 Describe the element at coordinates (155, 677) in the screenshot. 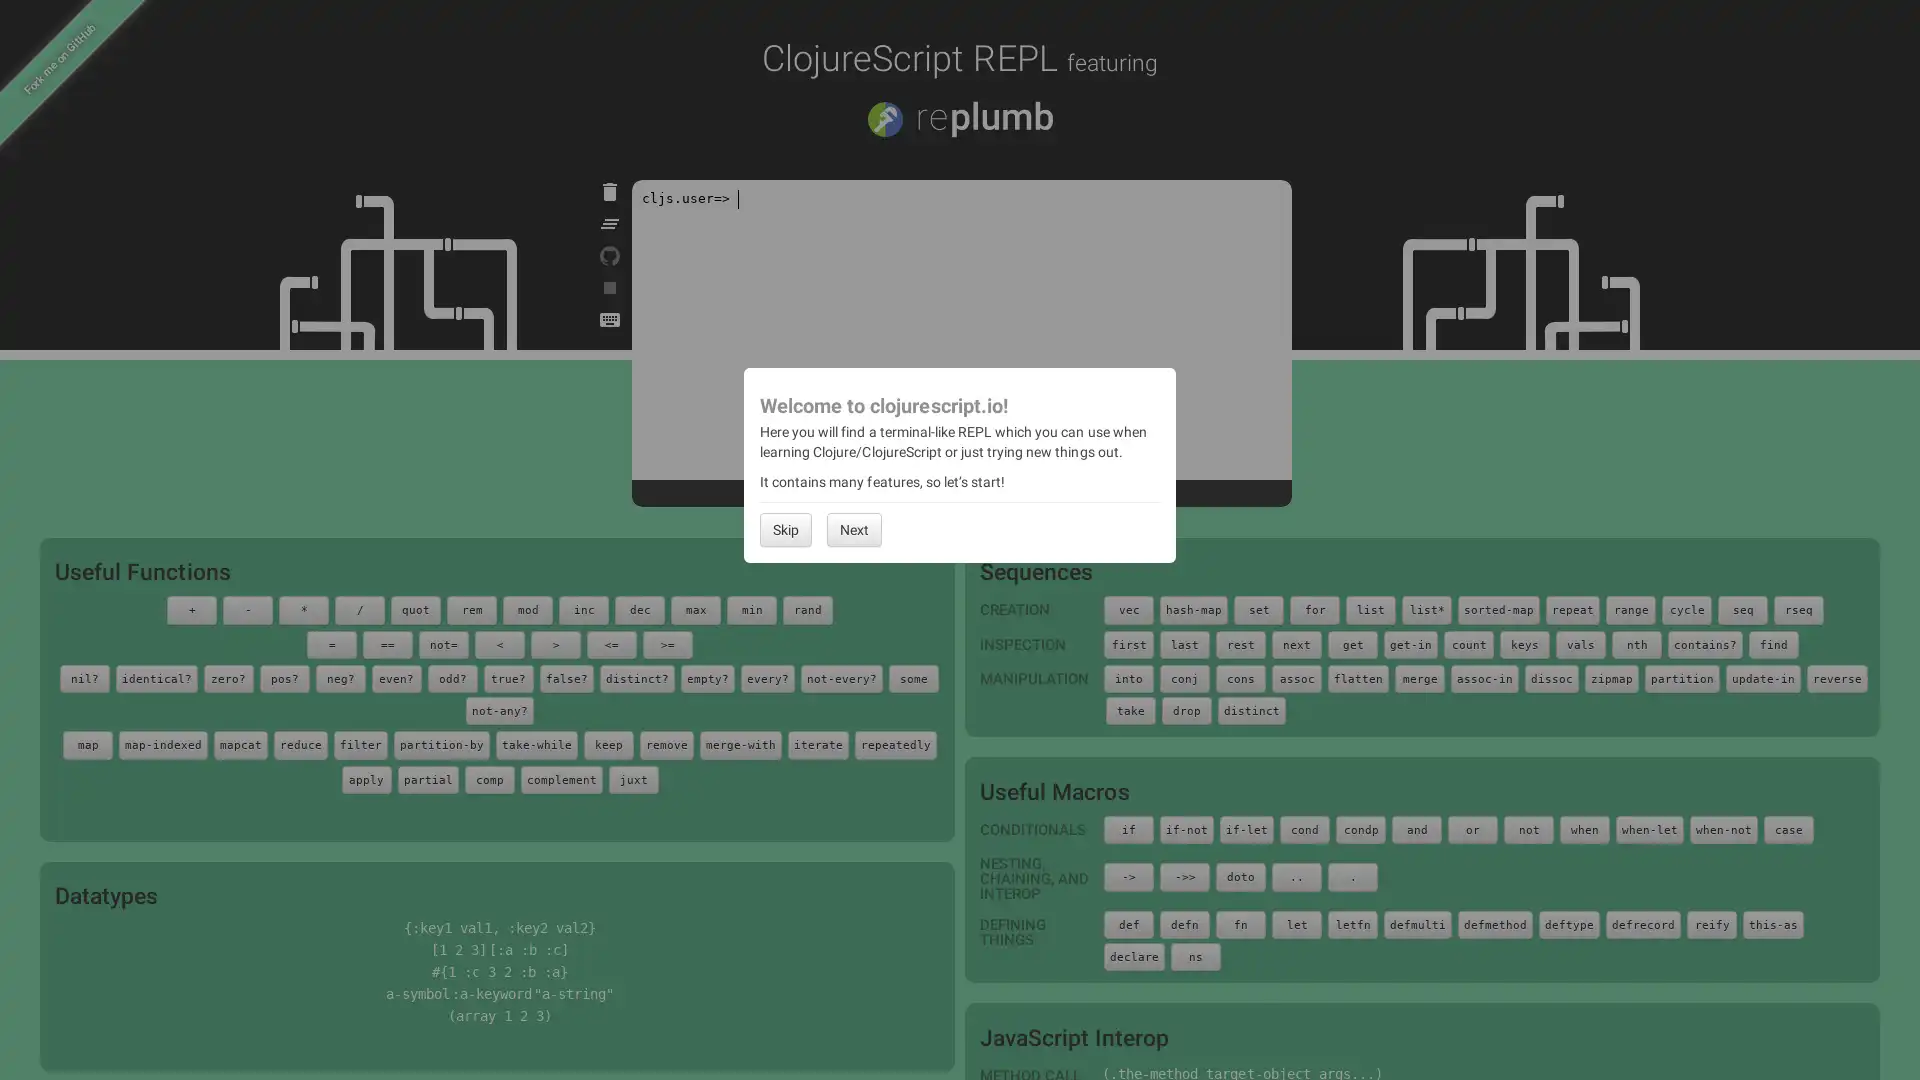

I see `identical?` at that location.